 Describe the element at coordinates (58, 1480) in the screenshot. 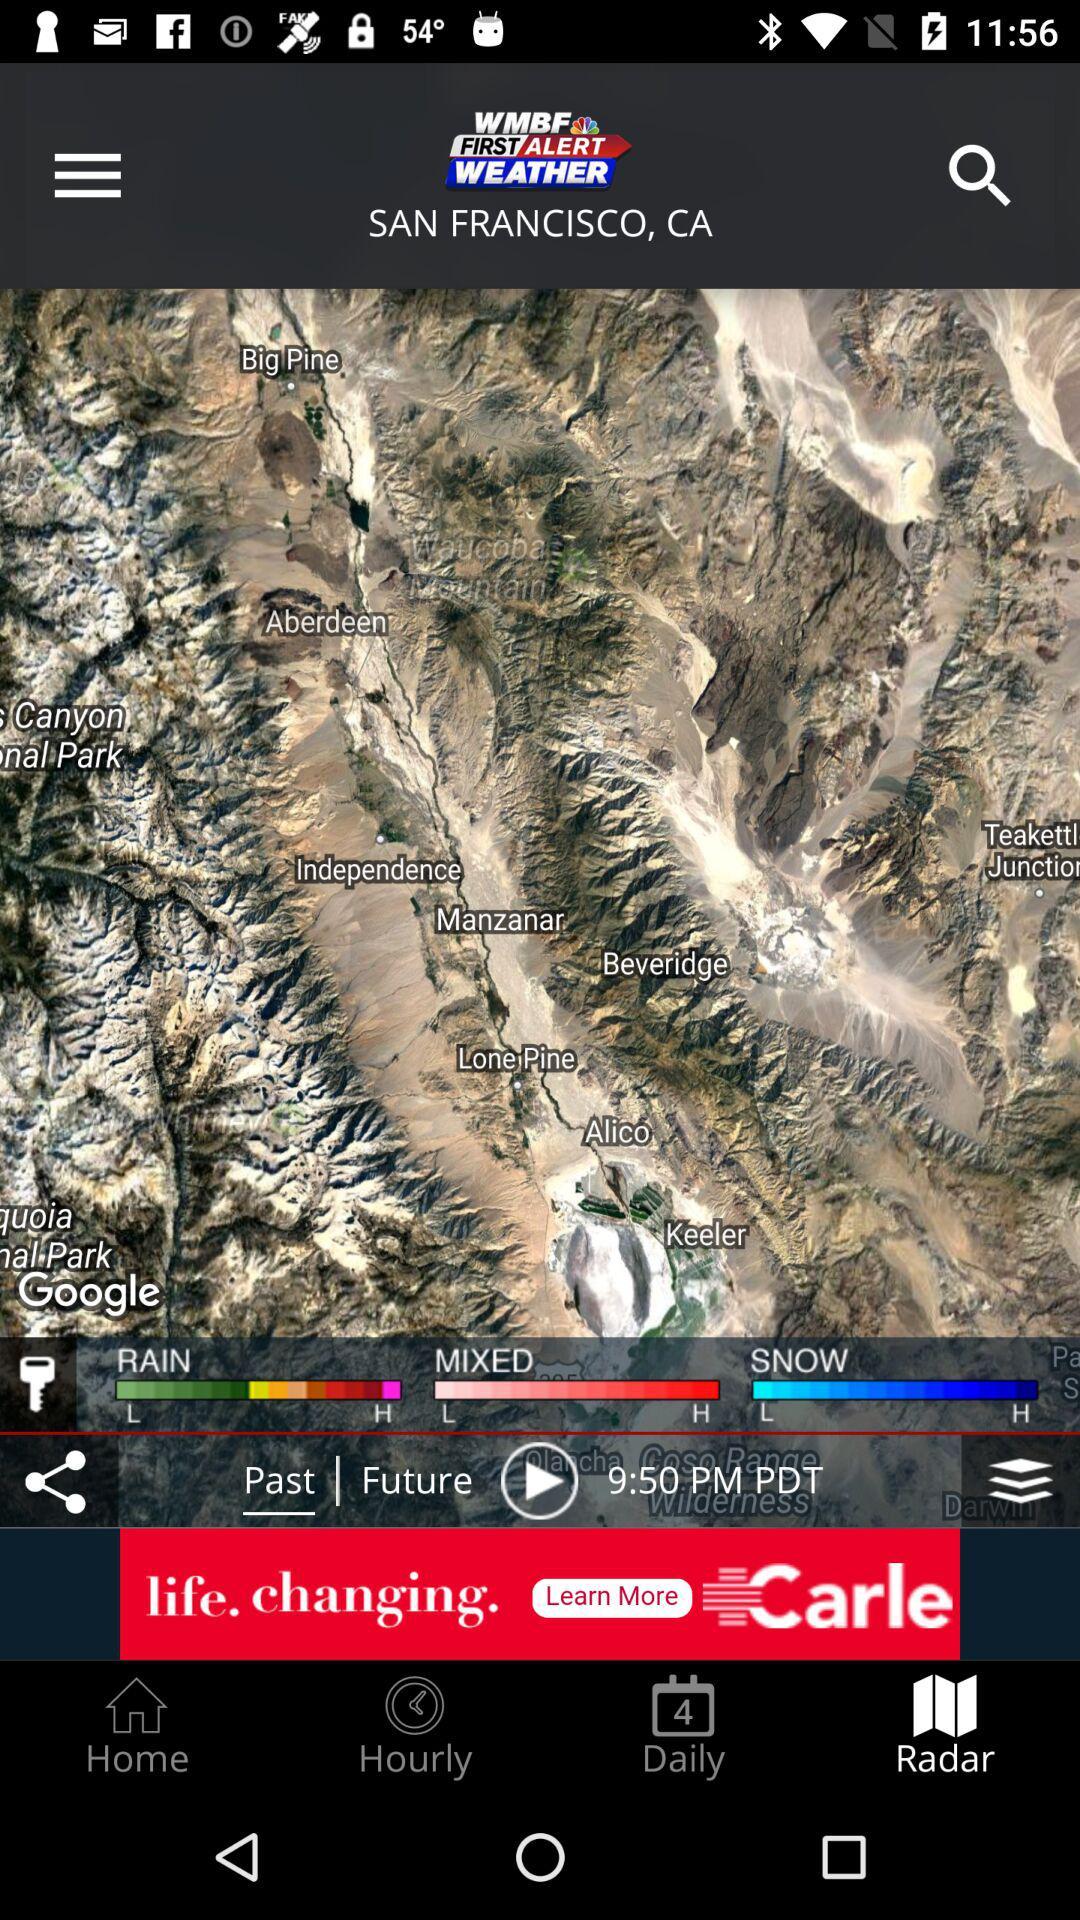

I see `the share icon` at that location.